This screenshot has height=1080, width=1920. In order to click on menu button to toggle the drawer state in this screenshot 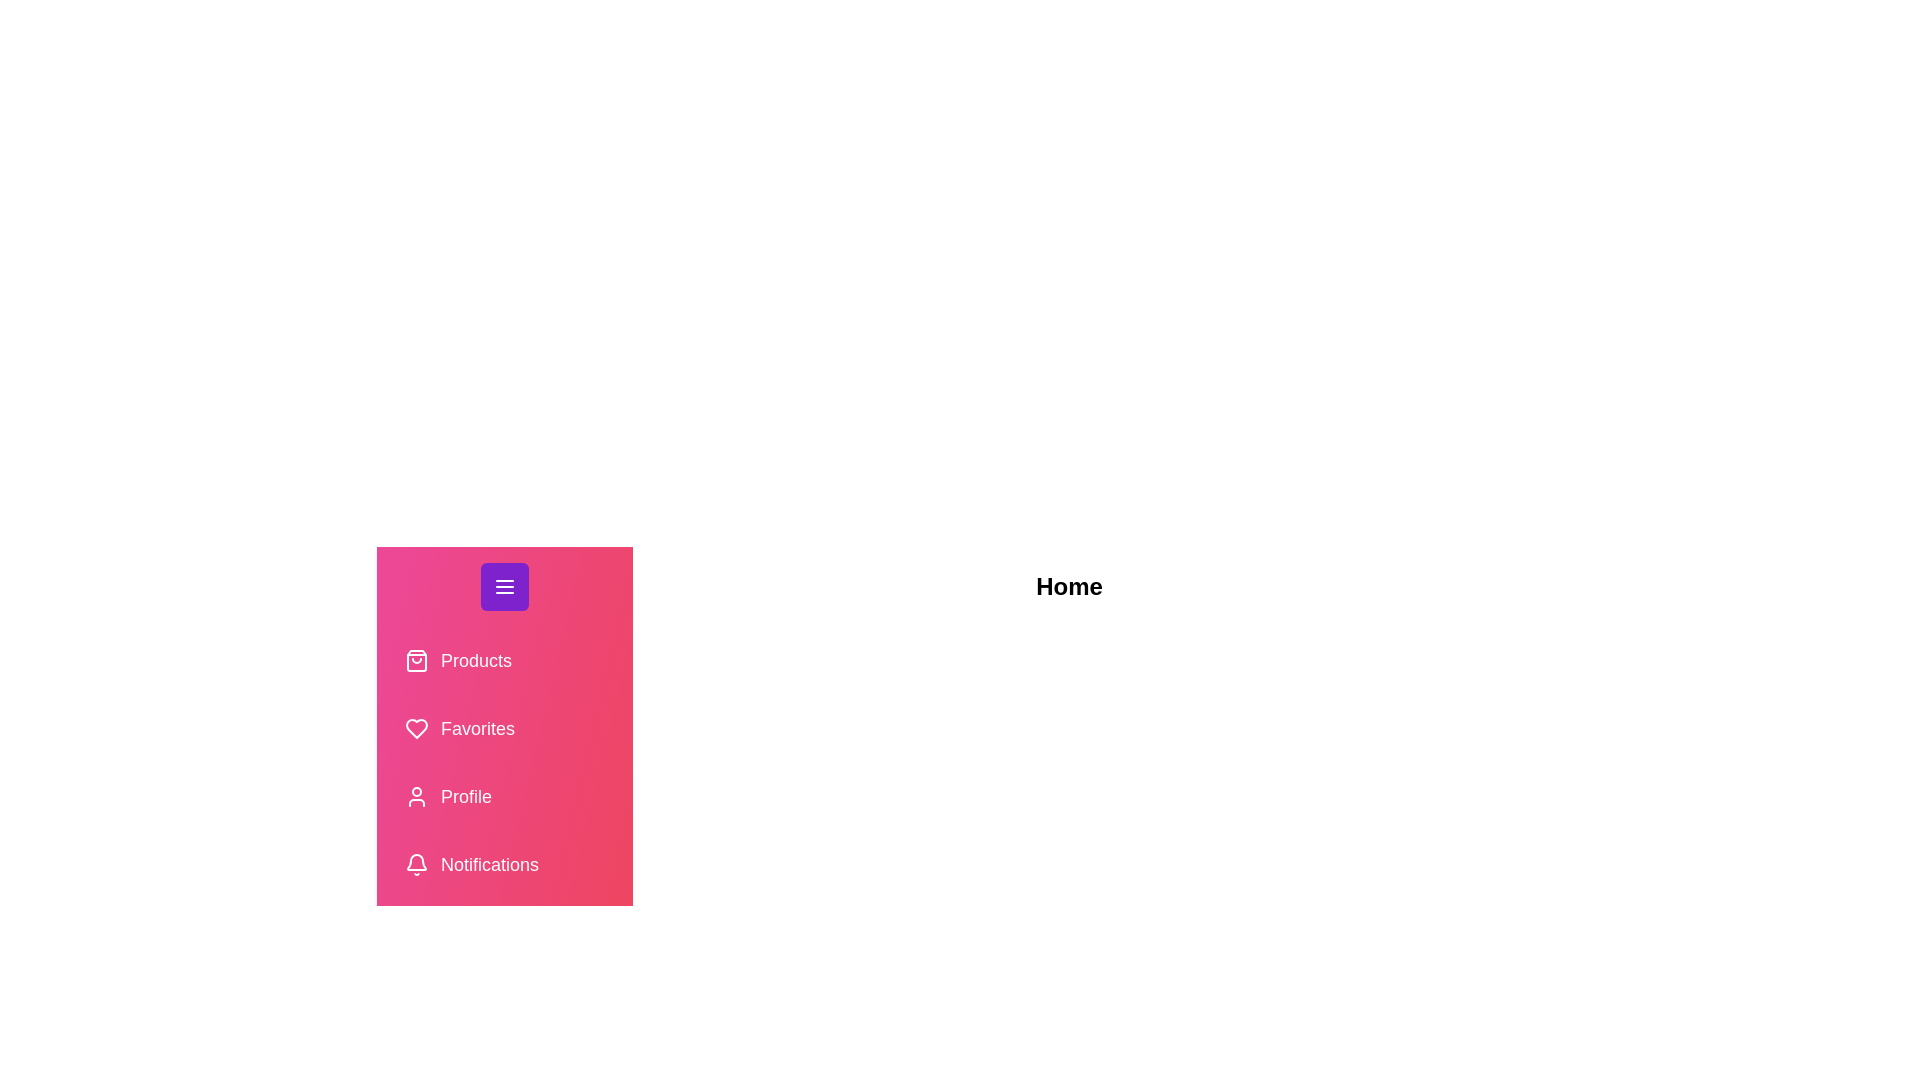, I will do `click(504, 585)`.